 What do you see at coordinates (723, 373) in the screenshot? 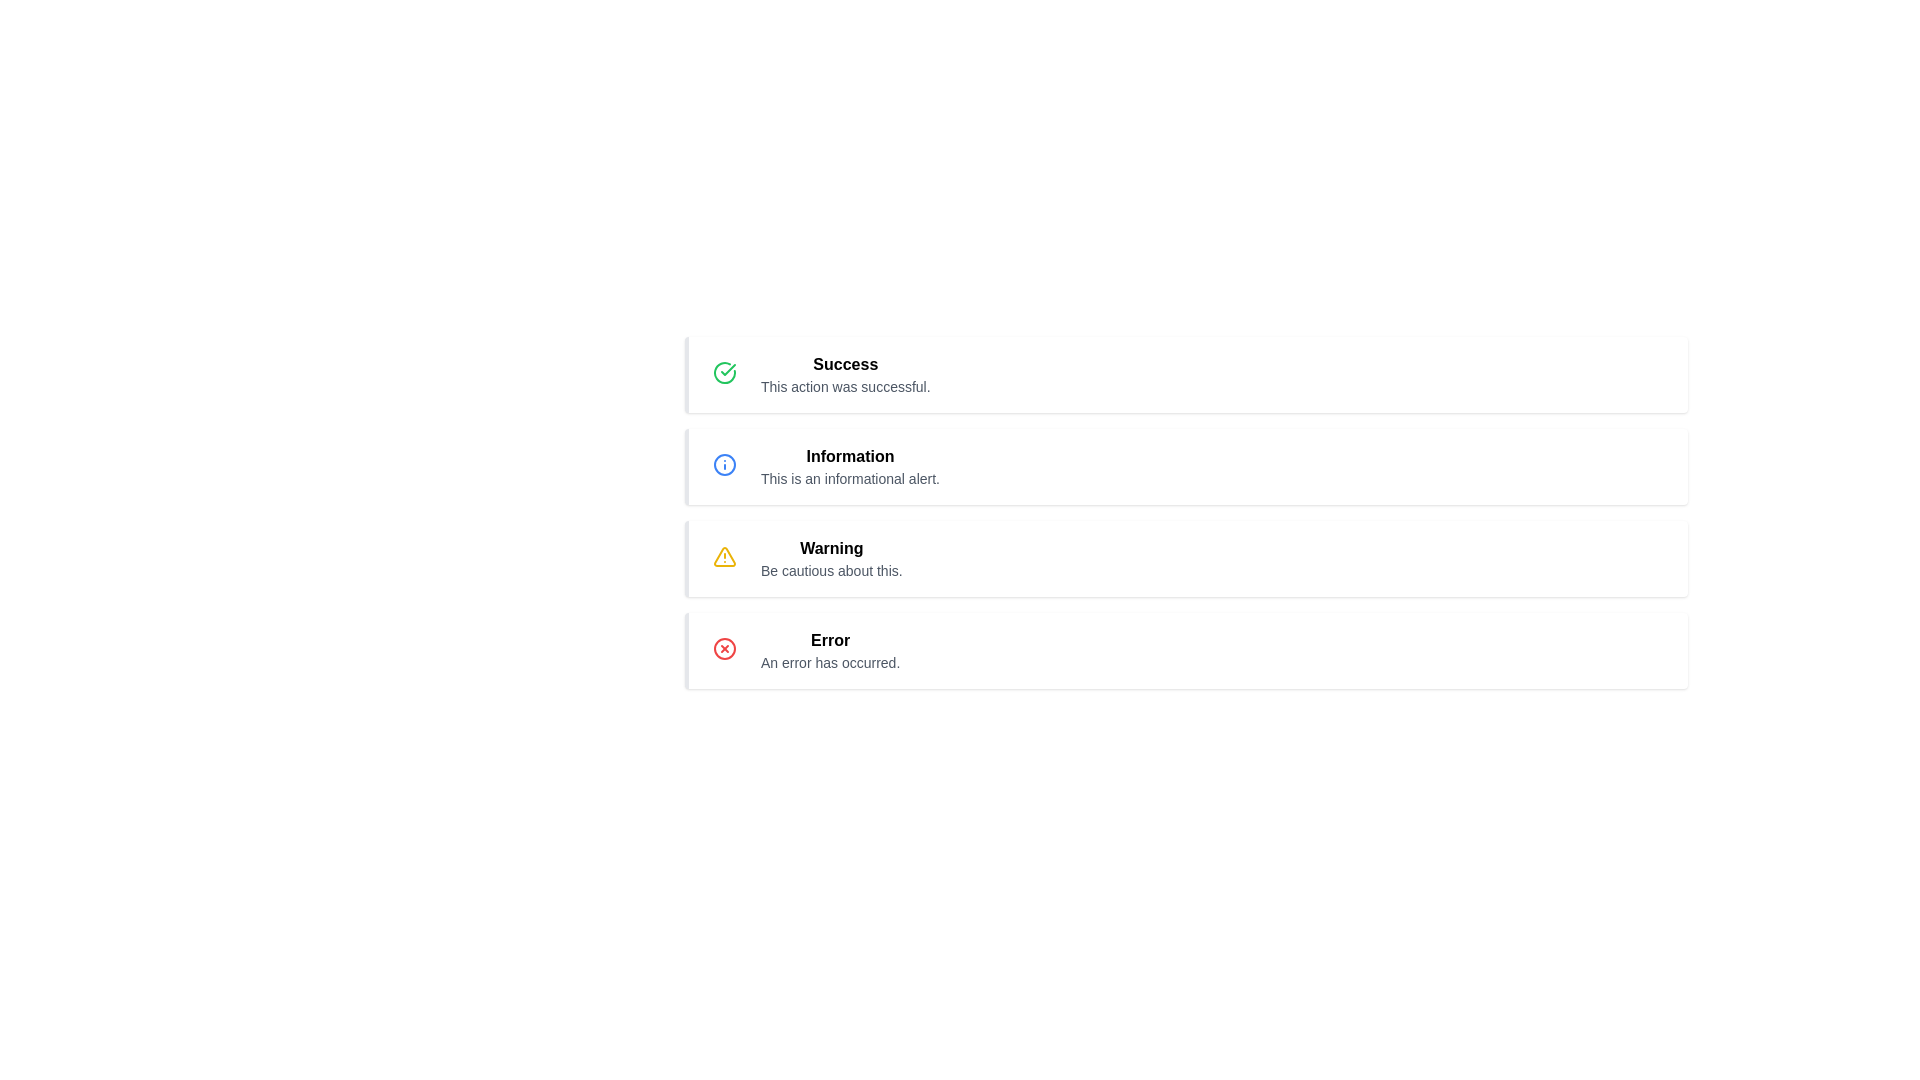
I see `the success state icon, which is the leftmost component of the first row in a vertical list of alert items, preceding the 'Success' text` at bounding box center [723, 373].